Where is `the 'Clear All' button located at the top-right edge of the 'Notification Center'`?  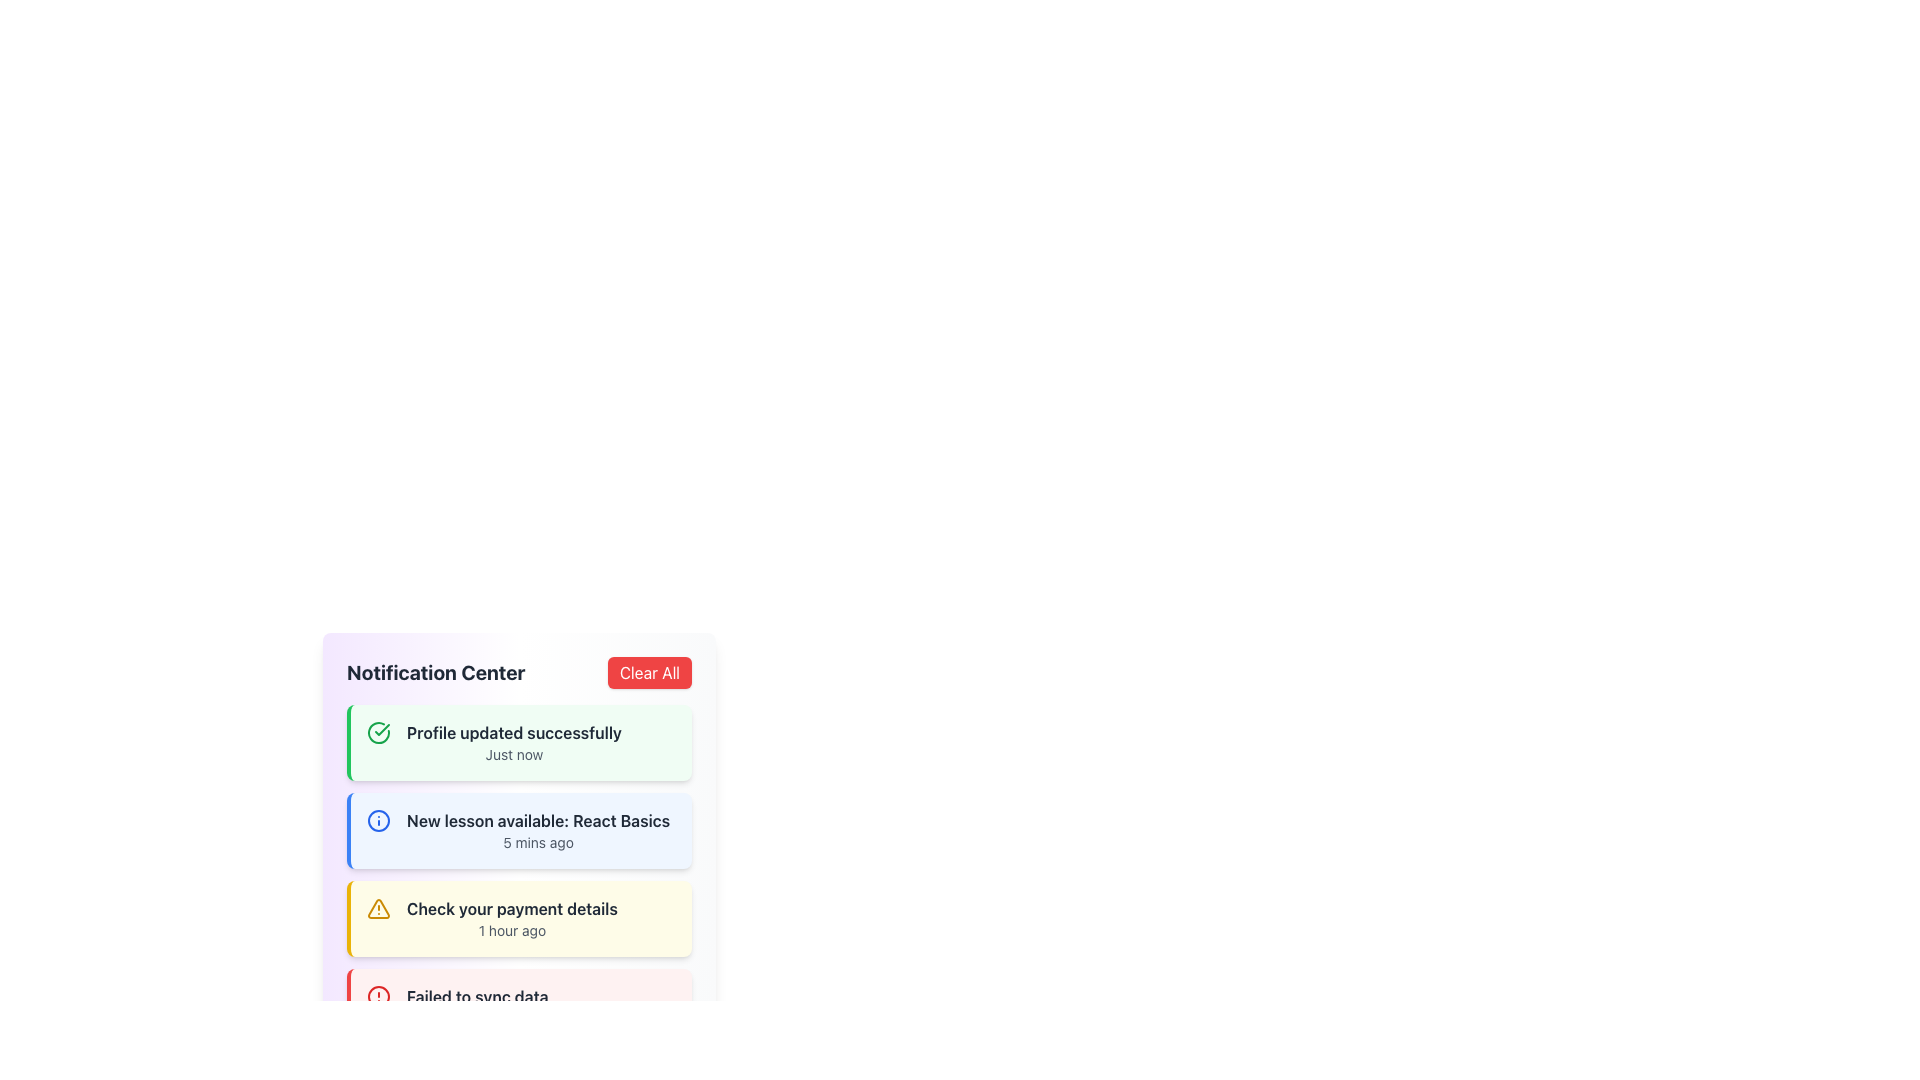 the 'Clear All' button located at the top-right edge of the 'Notification Center' is located at coordinates (649, 672).